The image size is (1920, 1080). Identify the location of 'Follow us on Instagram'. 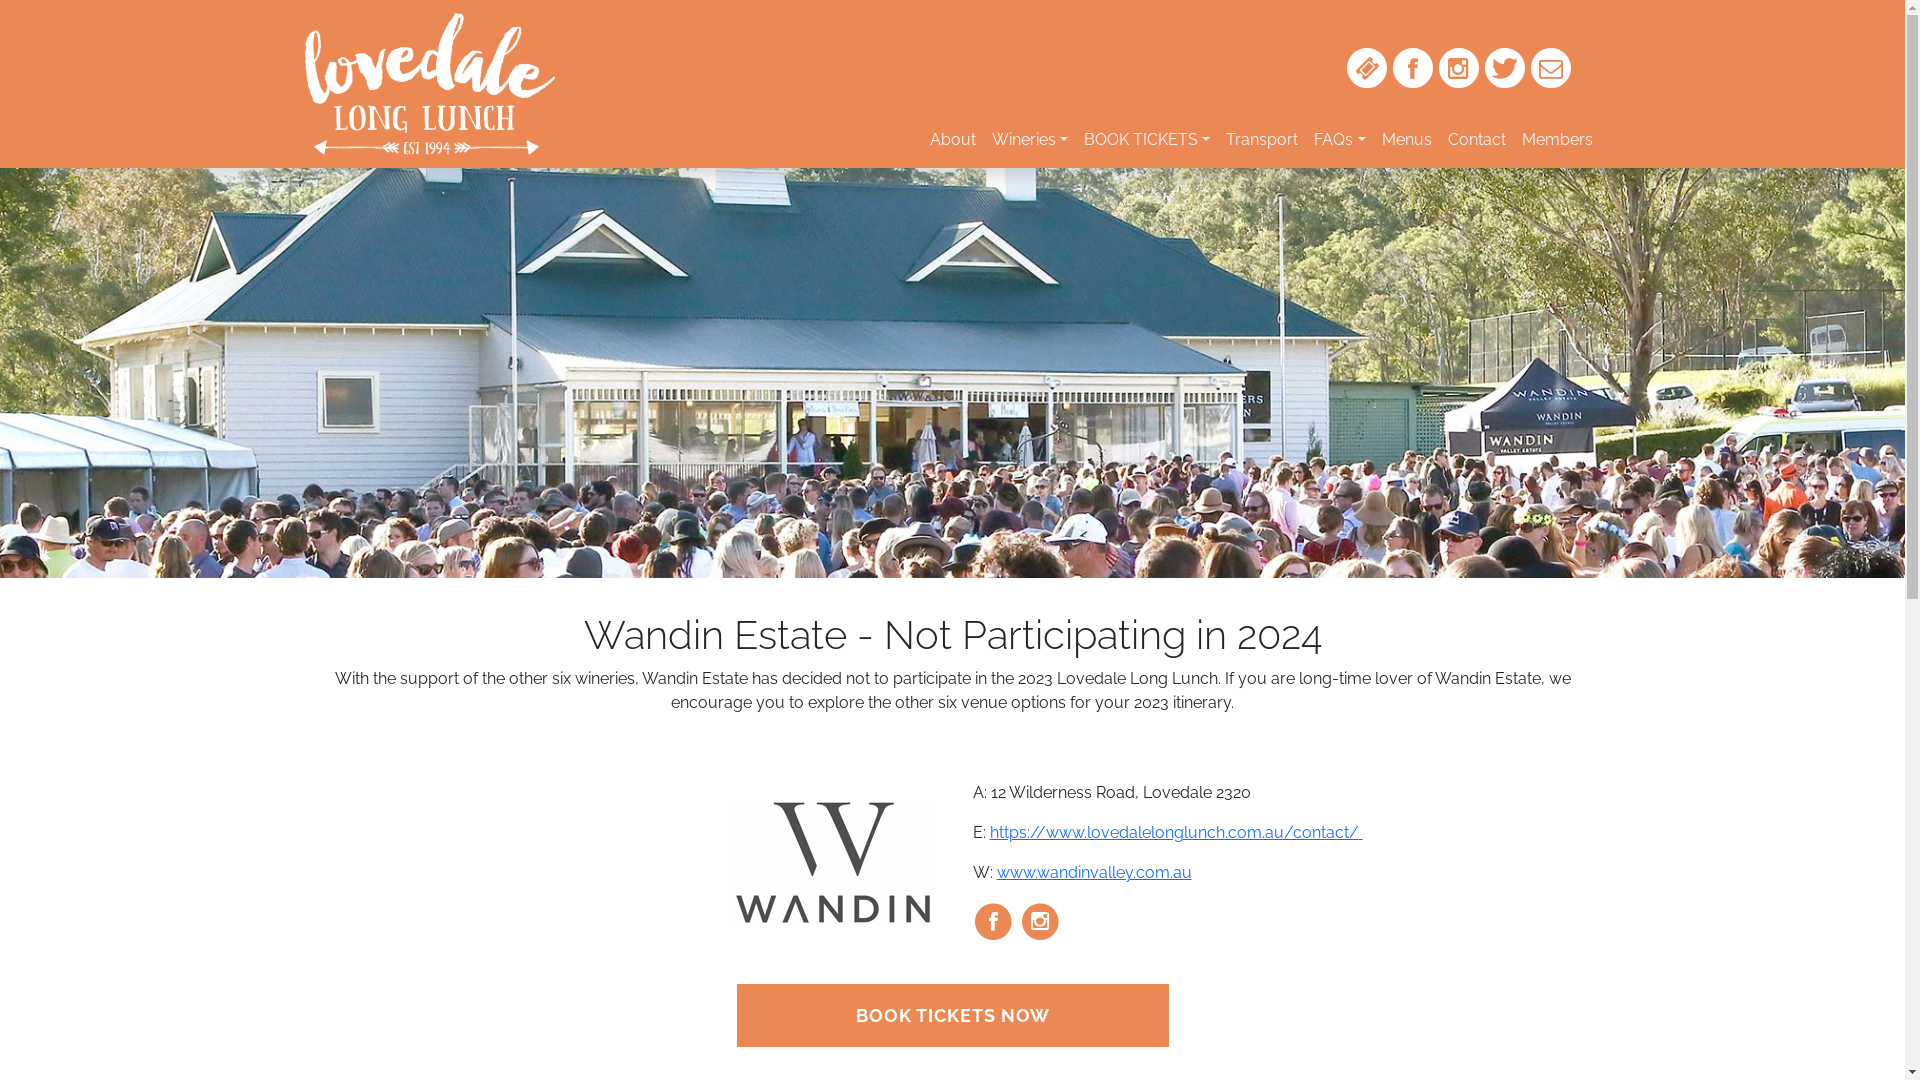
(1458, 67).